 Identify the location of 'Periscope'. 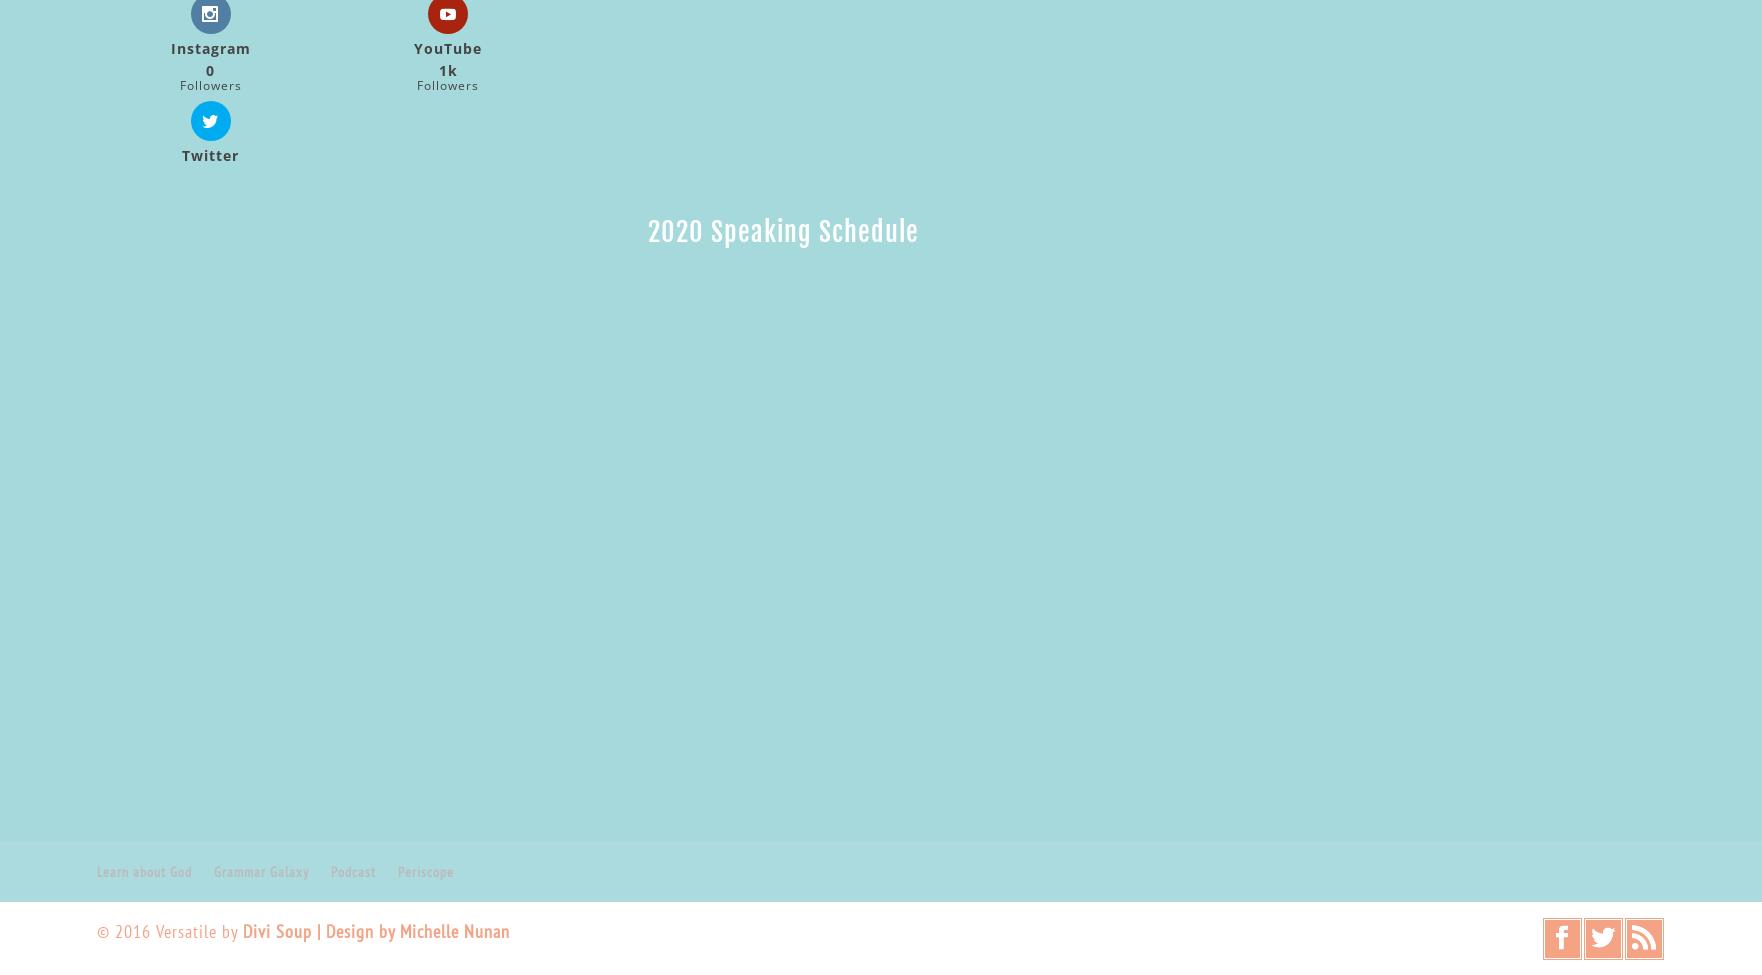
(424, 870).